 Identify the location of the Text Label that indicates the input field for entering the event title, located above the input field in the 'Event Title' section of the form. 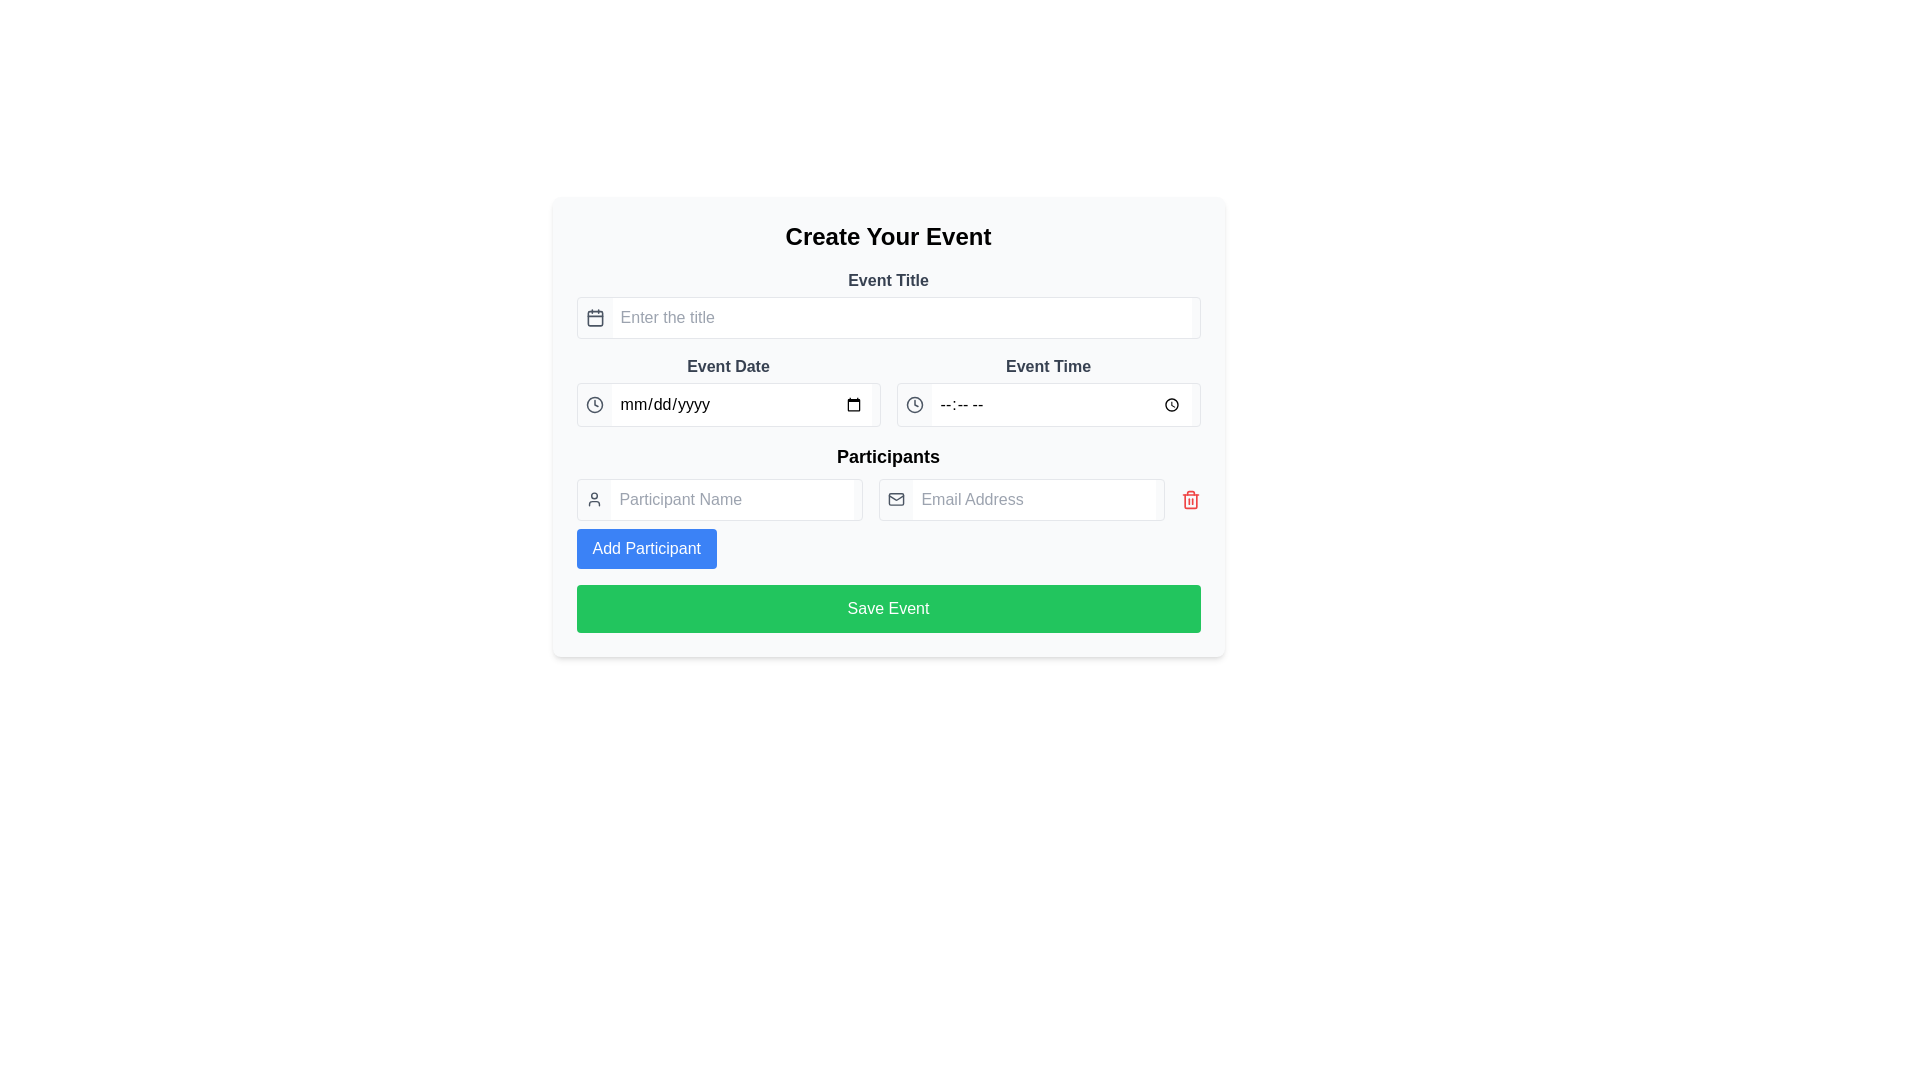
(887, 281).